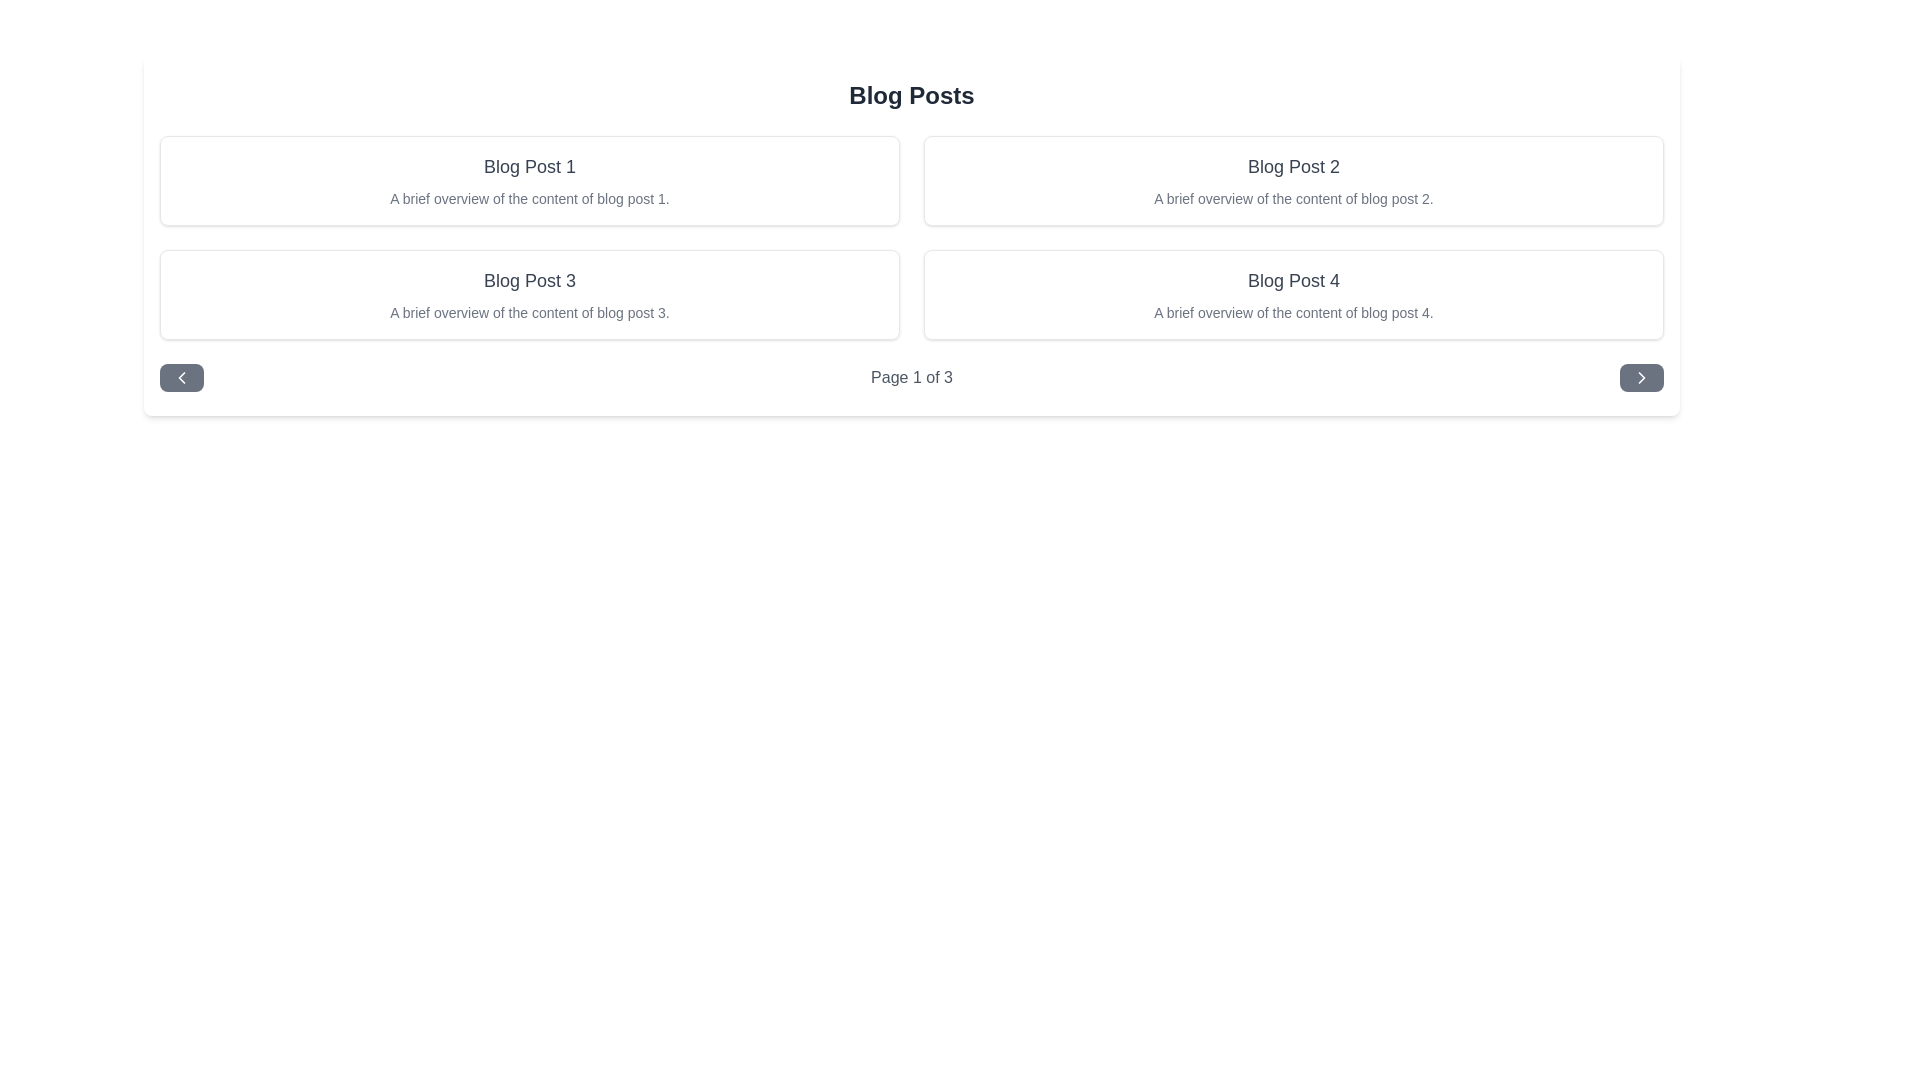 Image resolution: width=1920 pixels, height=1080 pixels. I want to click on the rightward chevron icon embedded within the rounded rectangular button with a dark gray background to move to the next page of items, so click(1641, 378).